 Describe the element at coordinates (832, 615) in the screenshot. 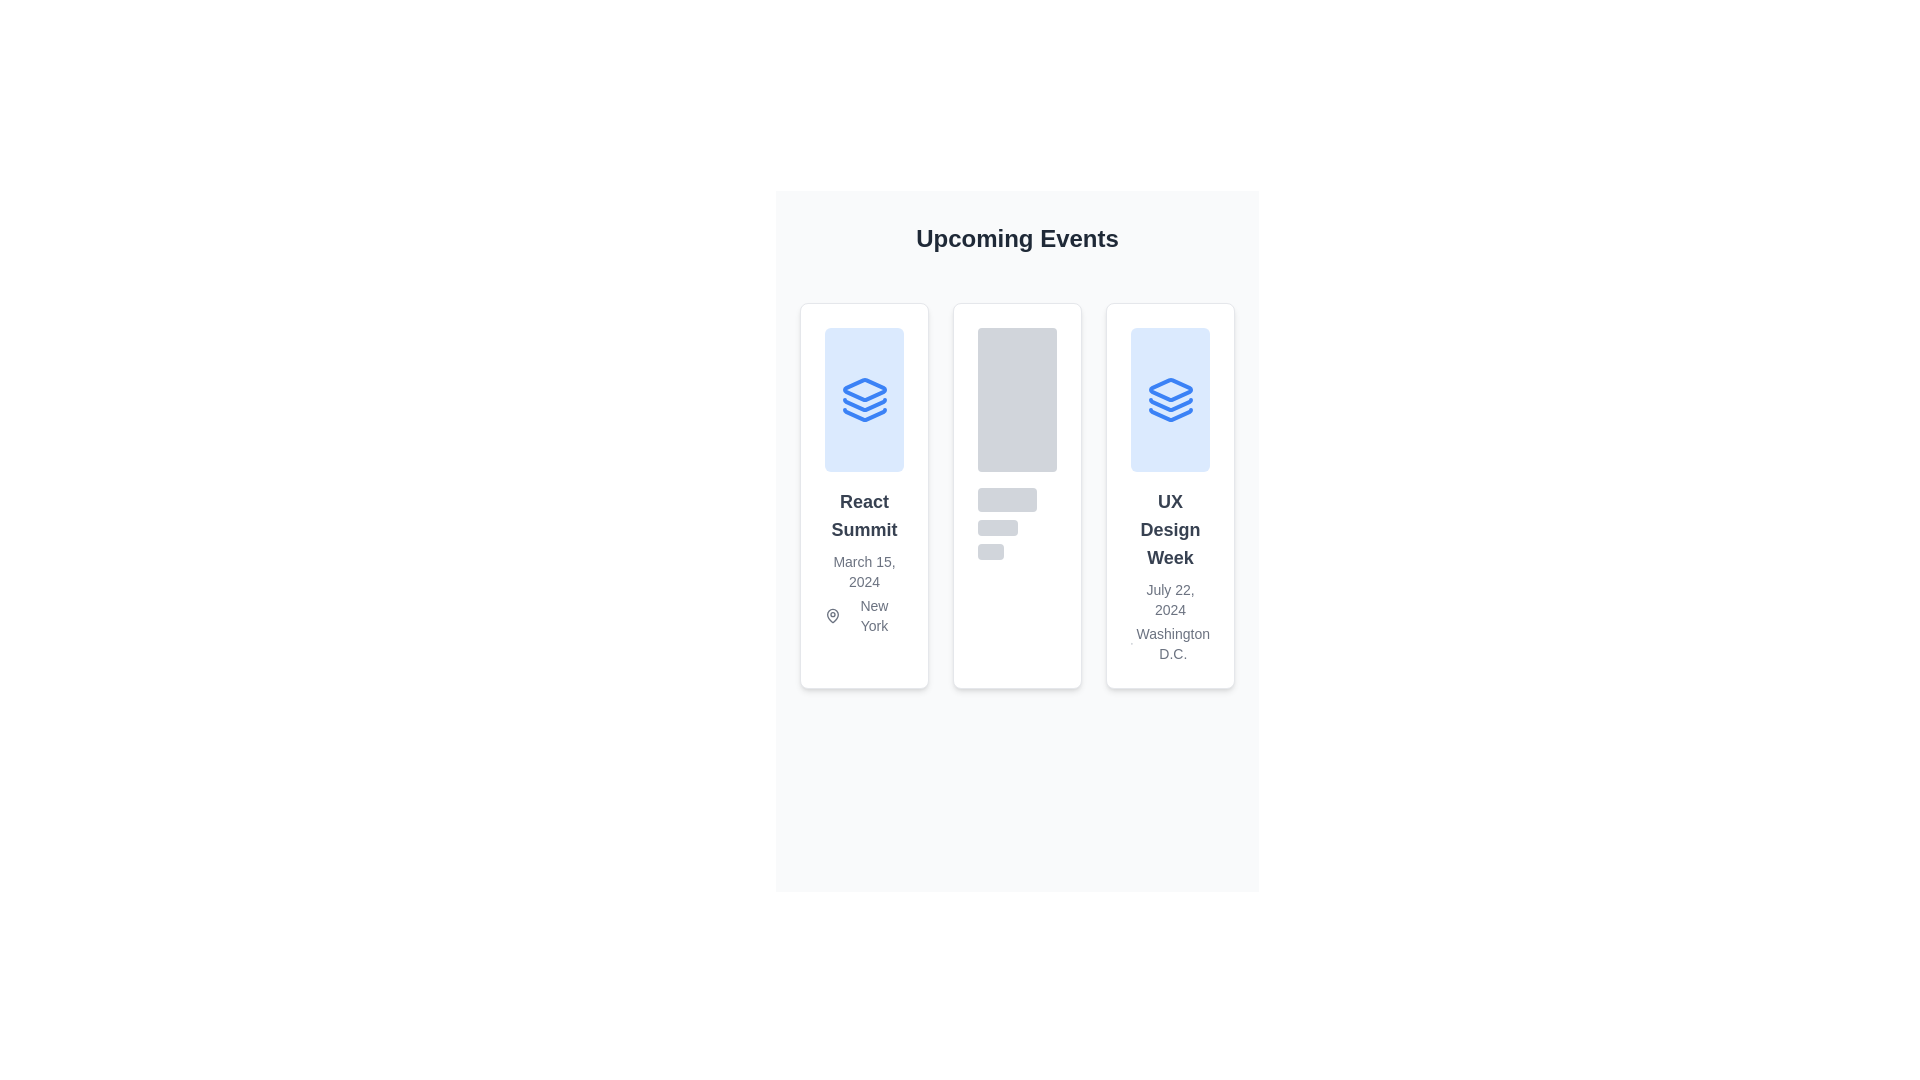

I see `the geographical location icon next to the text 'New York' under the event title 'React Summit' in the 'Upcoming Events' section` at that location.